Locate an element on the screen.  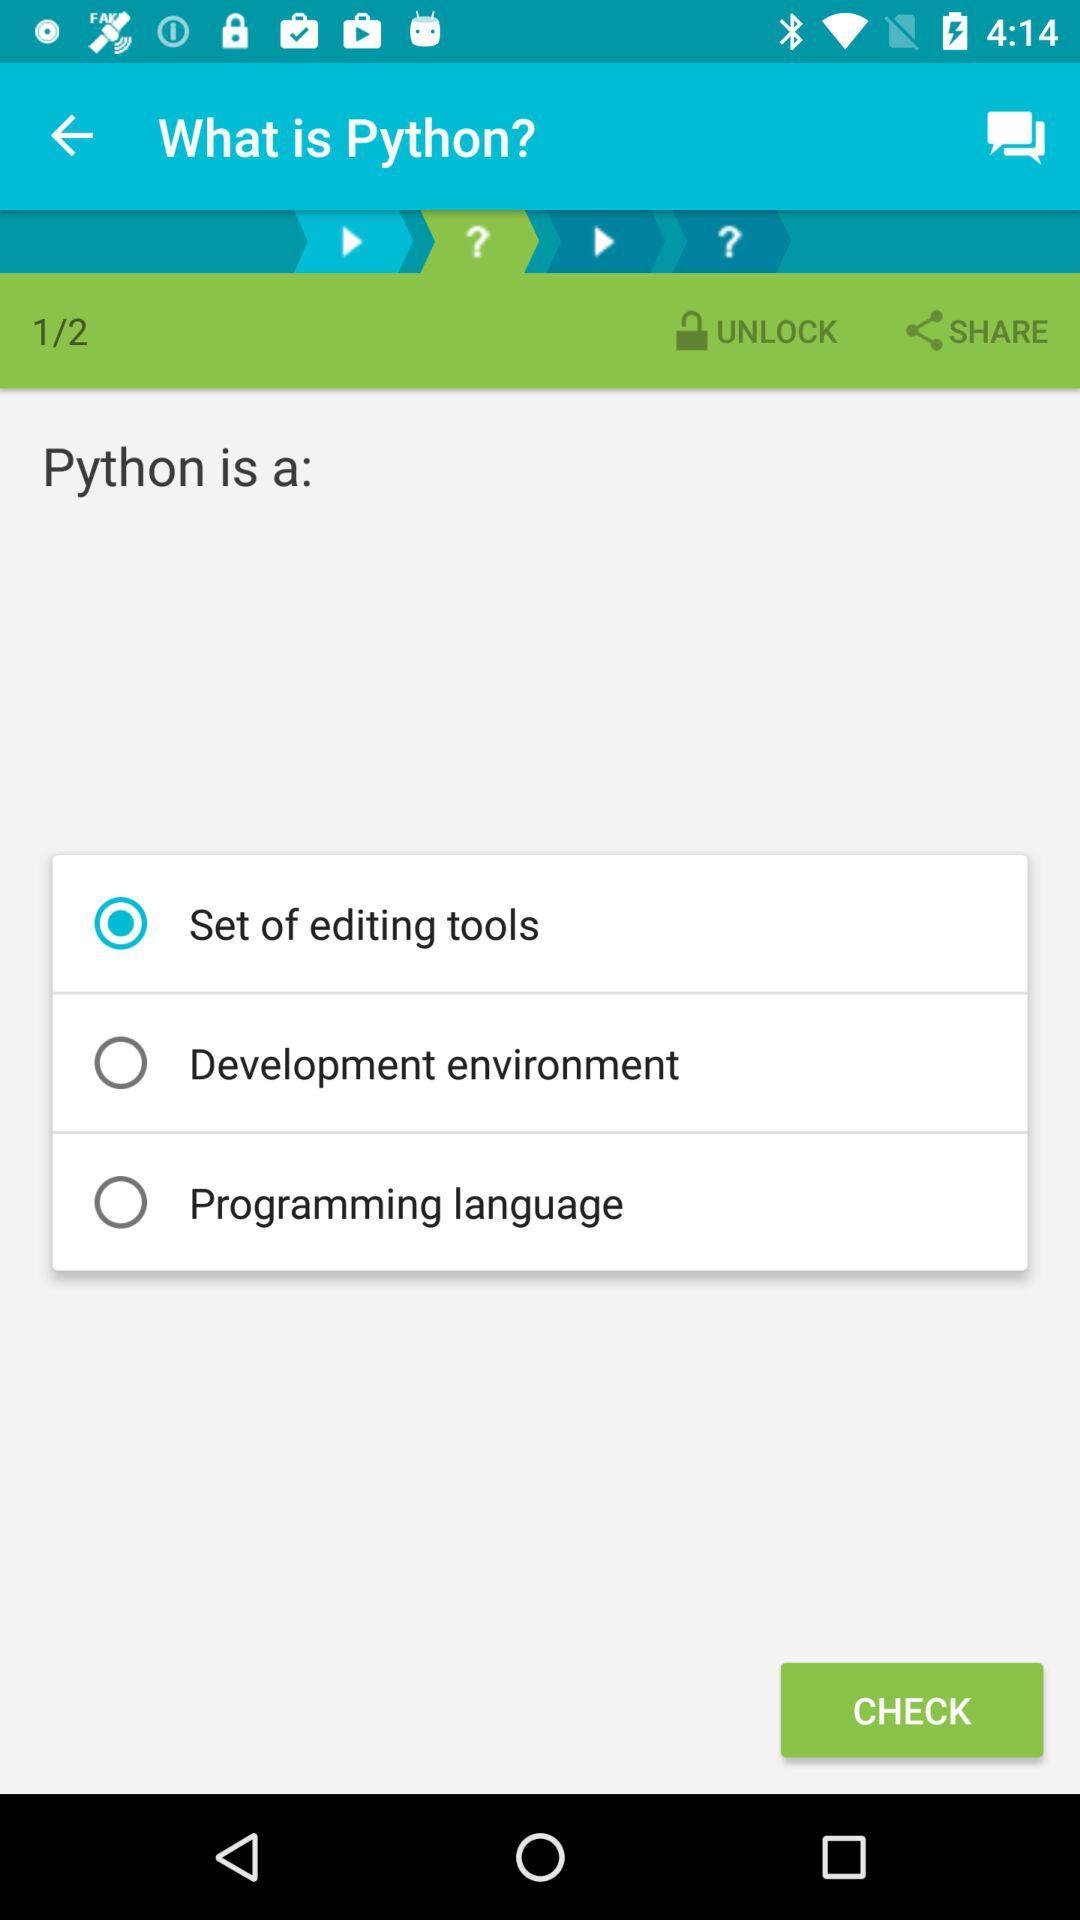
the help icon is located at coordinates (477, 240).